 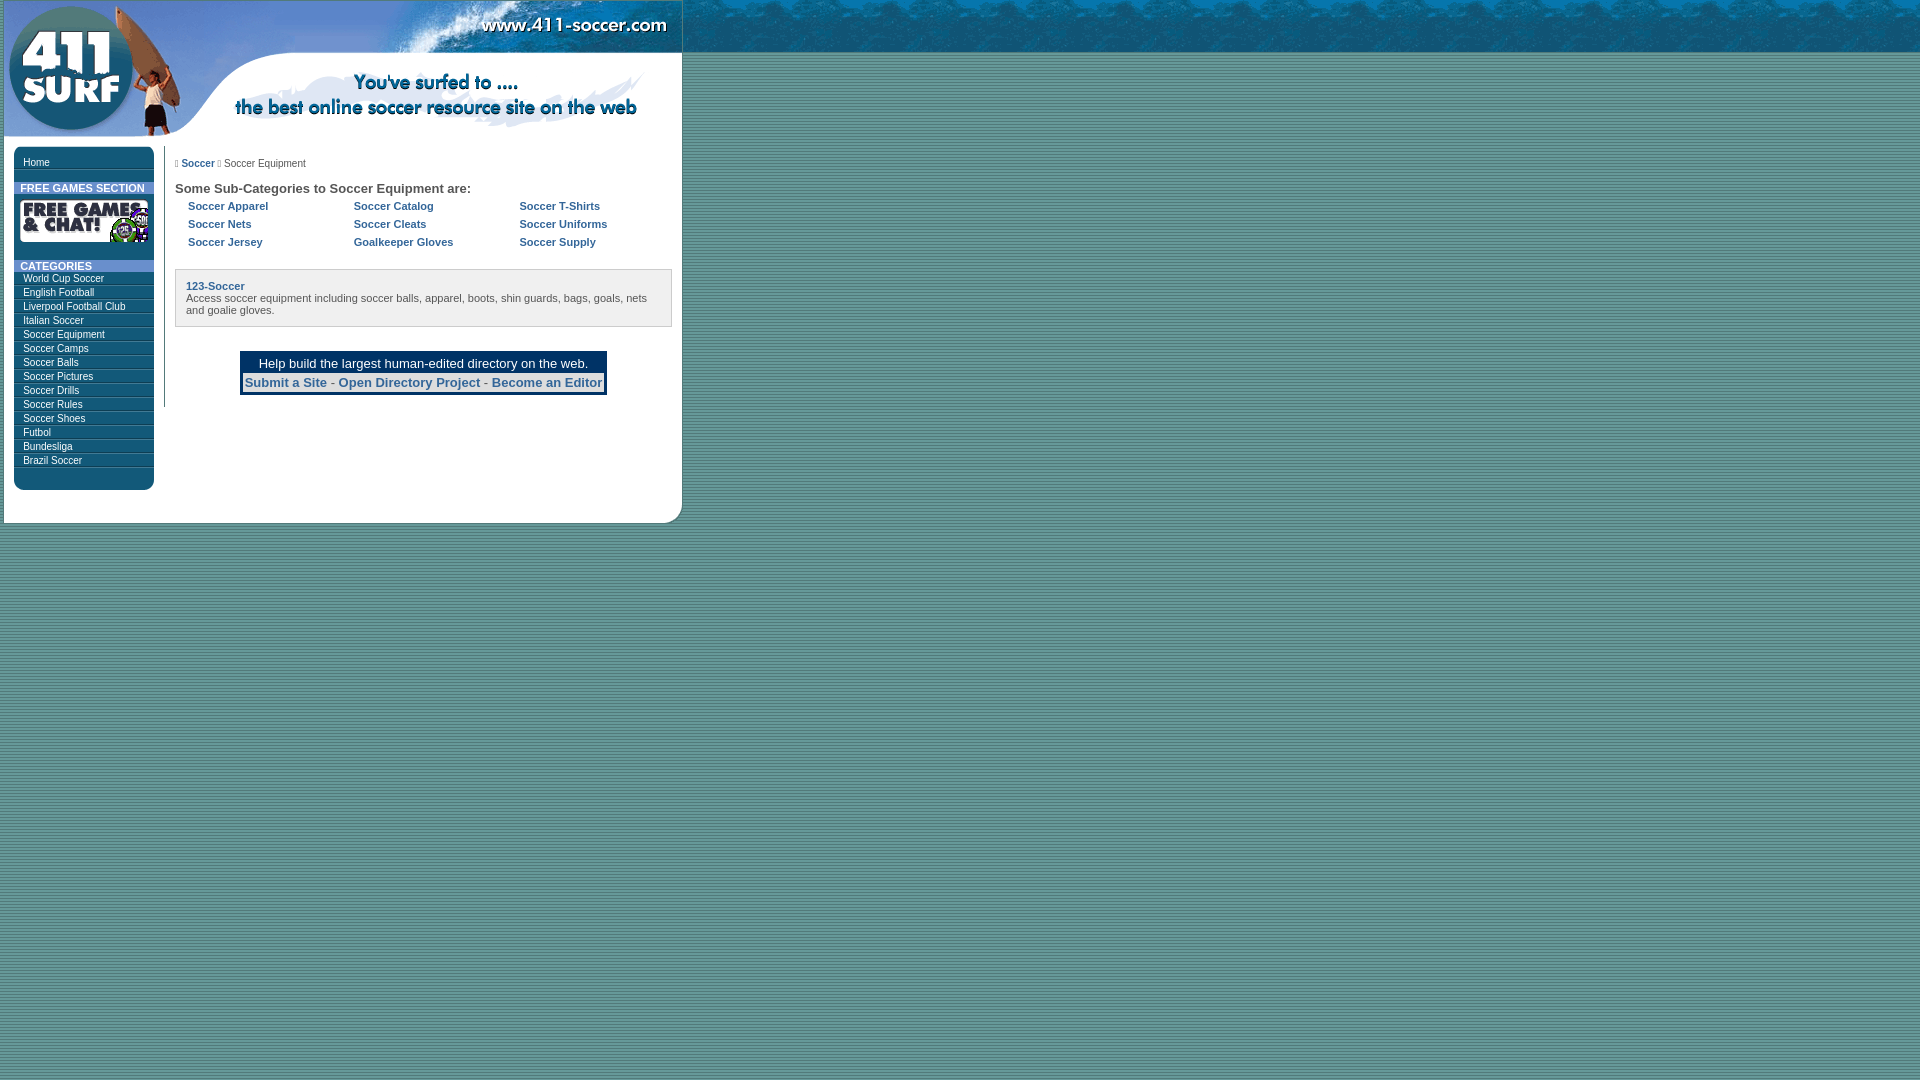 What do you see at coordinates (225, 241) in the screenshot?
I see `'Soccer Jersey'` at bounding box center [225, 241].